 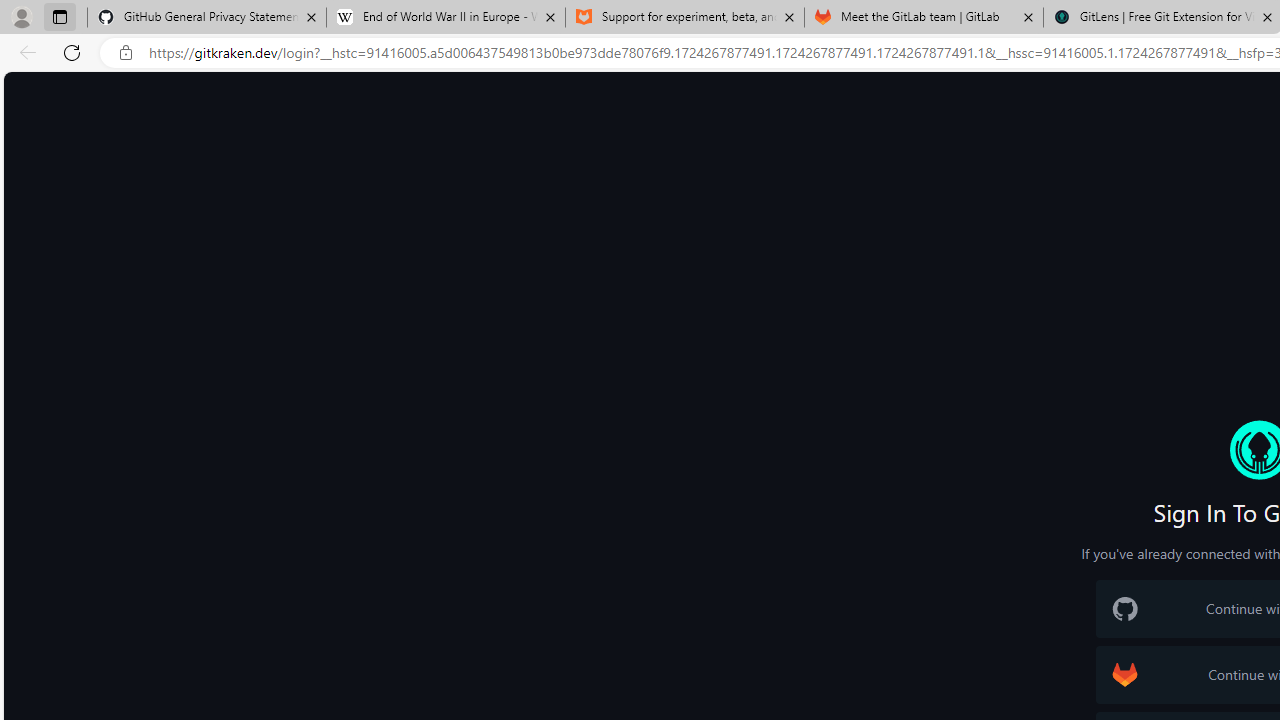 I want to click on 'GitHub Logo', so click(x=1125, y=608).